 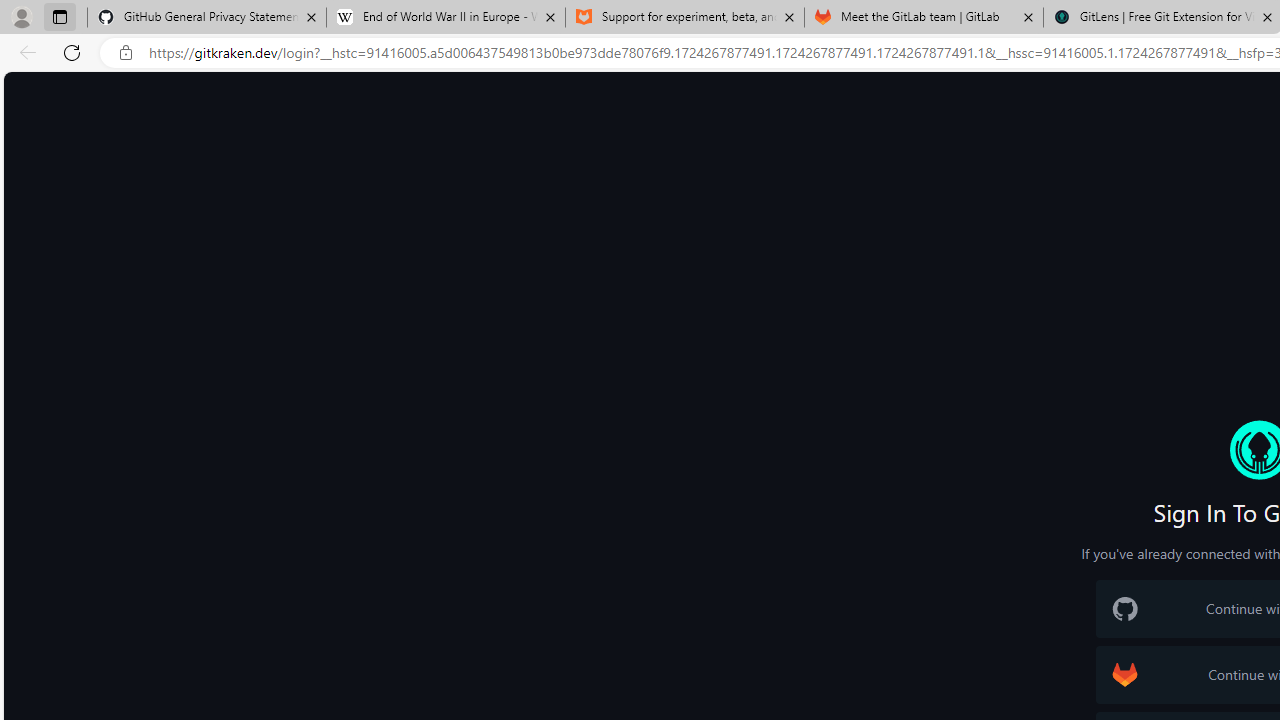 I want to click on 'GitHub Logo', so click(x=1125, y=608).